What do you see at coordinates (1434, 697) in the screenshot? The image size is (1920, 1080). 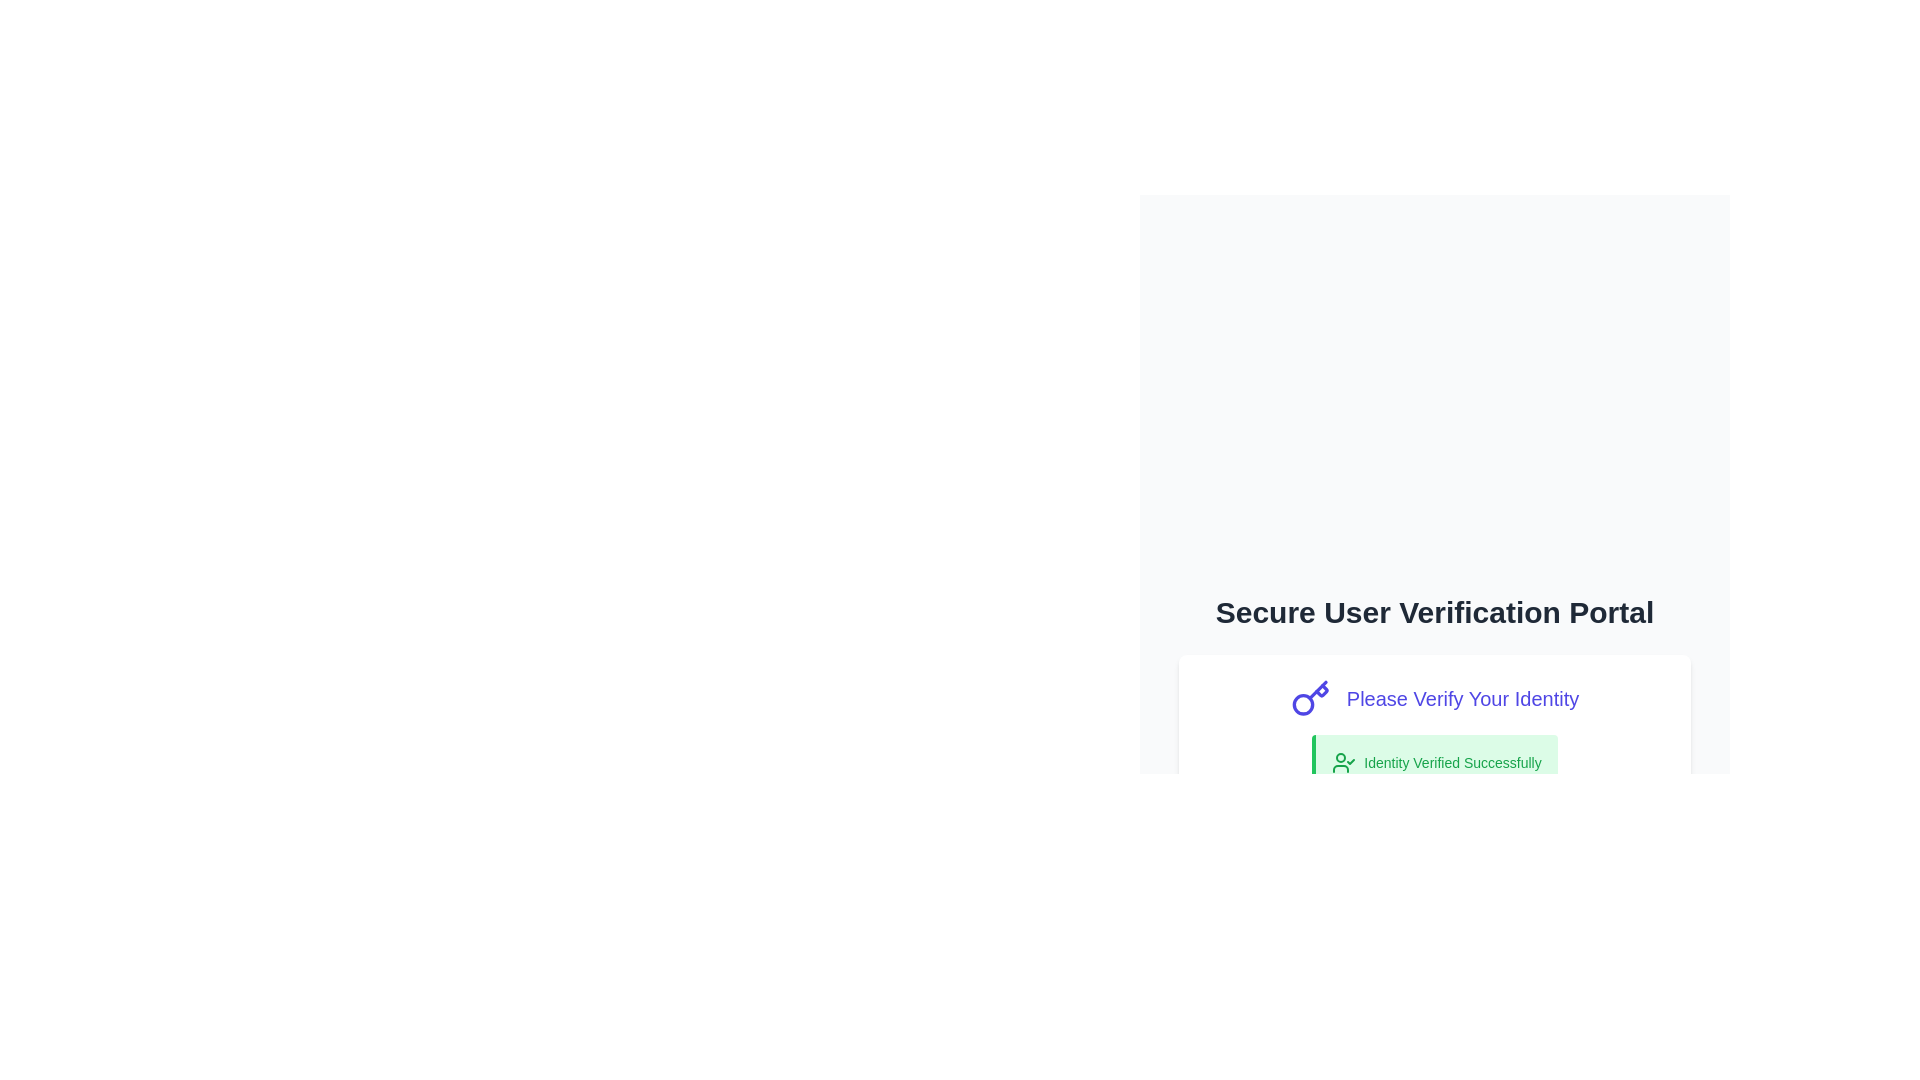 I see `text 'Please Verify Your Identity' from the text block with an accompanying key icon, positioned at the top of the card section` at bounding box center [1434, 697].